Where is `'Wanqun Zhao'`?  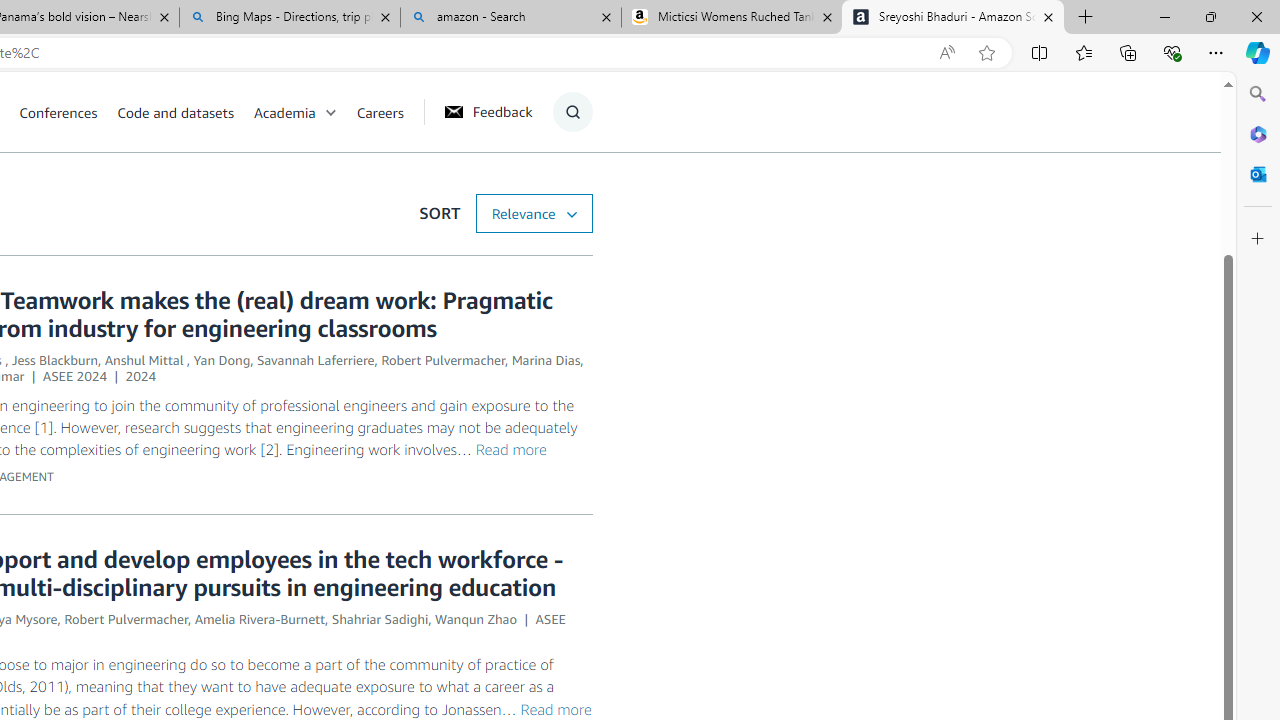 'Wanqun Zhao' is located at coordinates (474, 618).